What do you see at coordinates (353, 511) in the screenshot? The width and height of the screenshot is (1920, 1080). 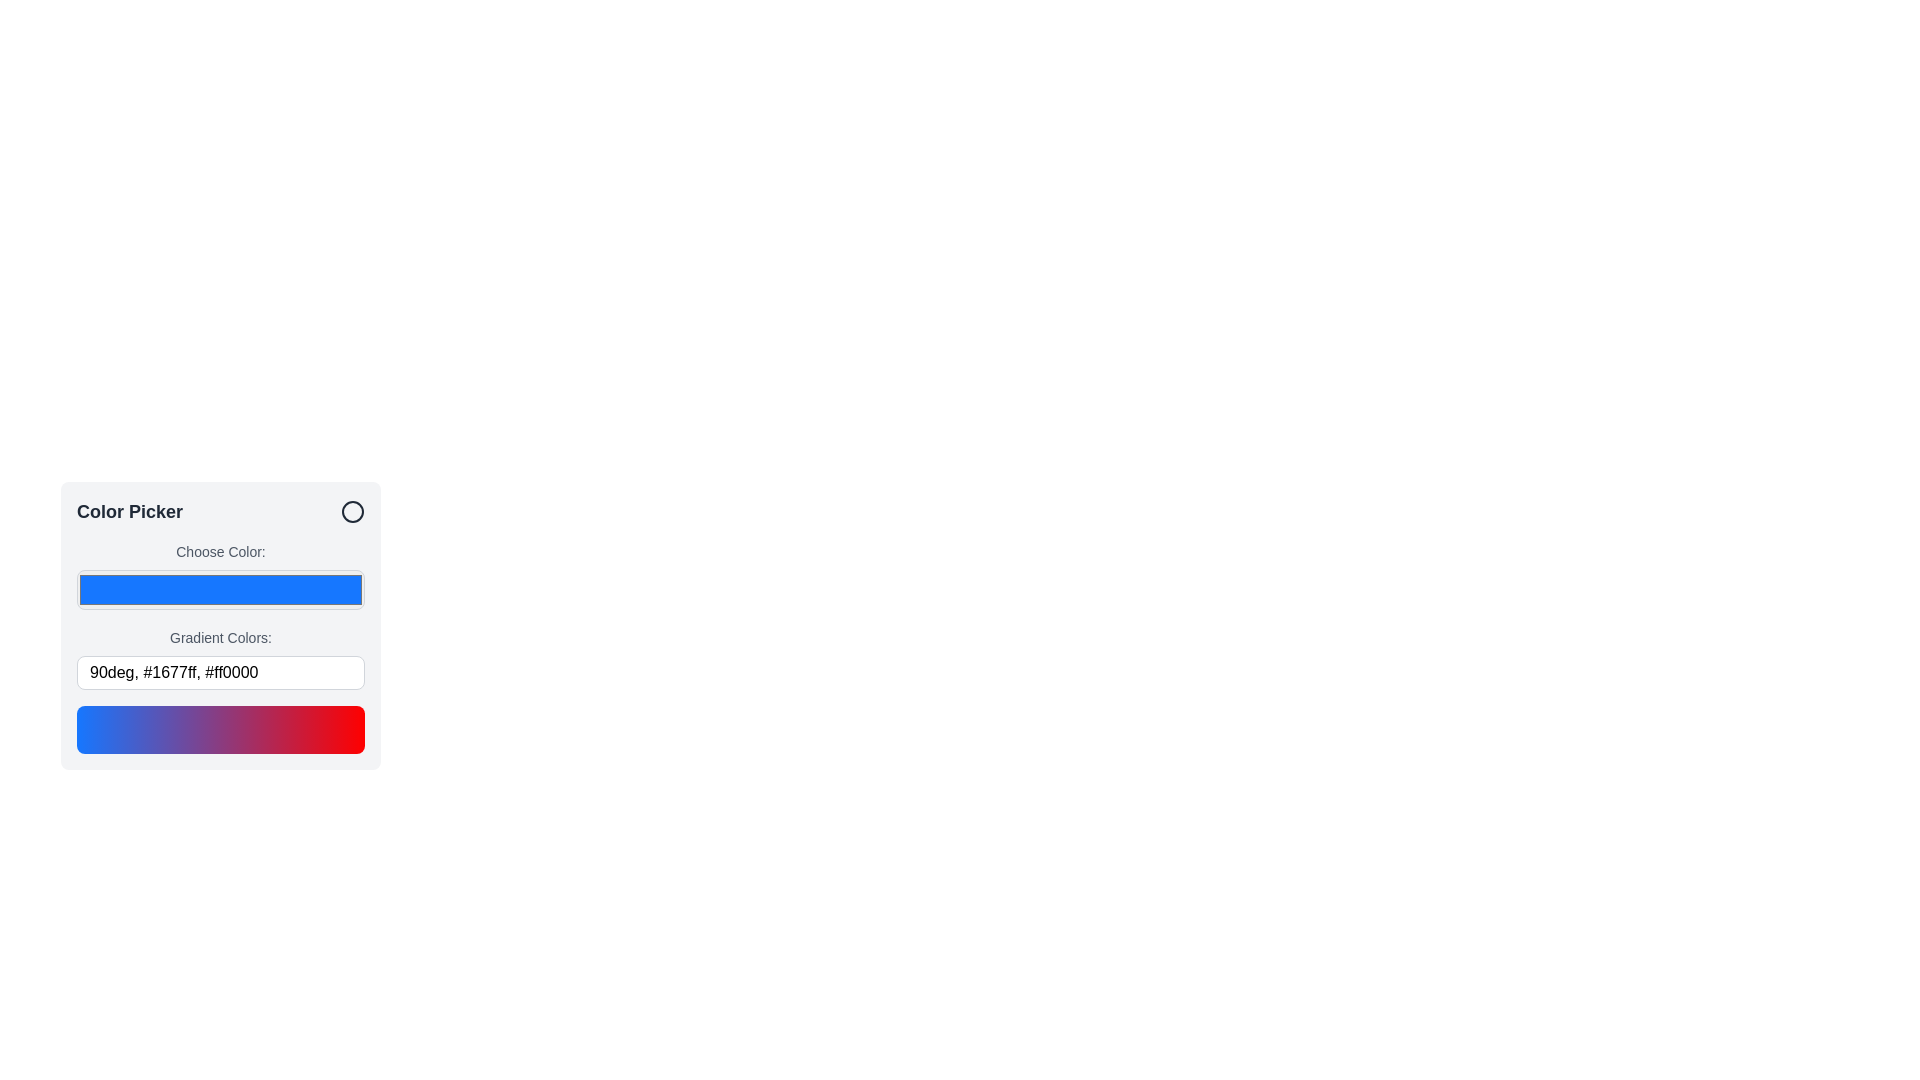 I see `the decorative icon located in the top-right corner of the 'Color Picker' section, positioned to the right of the 'Color Picker' label` at bounding box center [353, 511].